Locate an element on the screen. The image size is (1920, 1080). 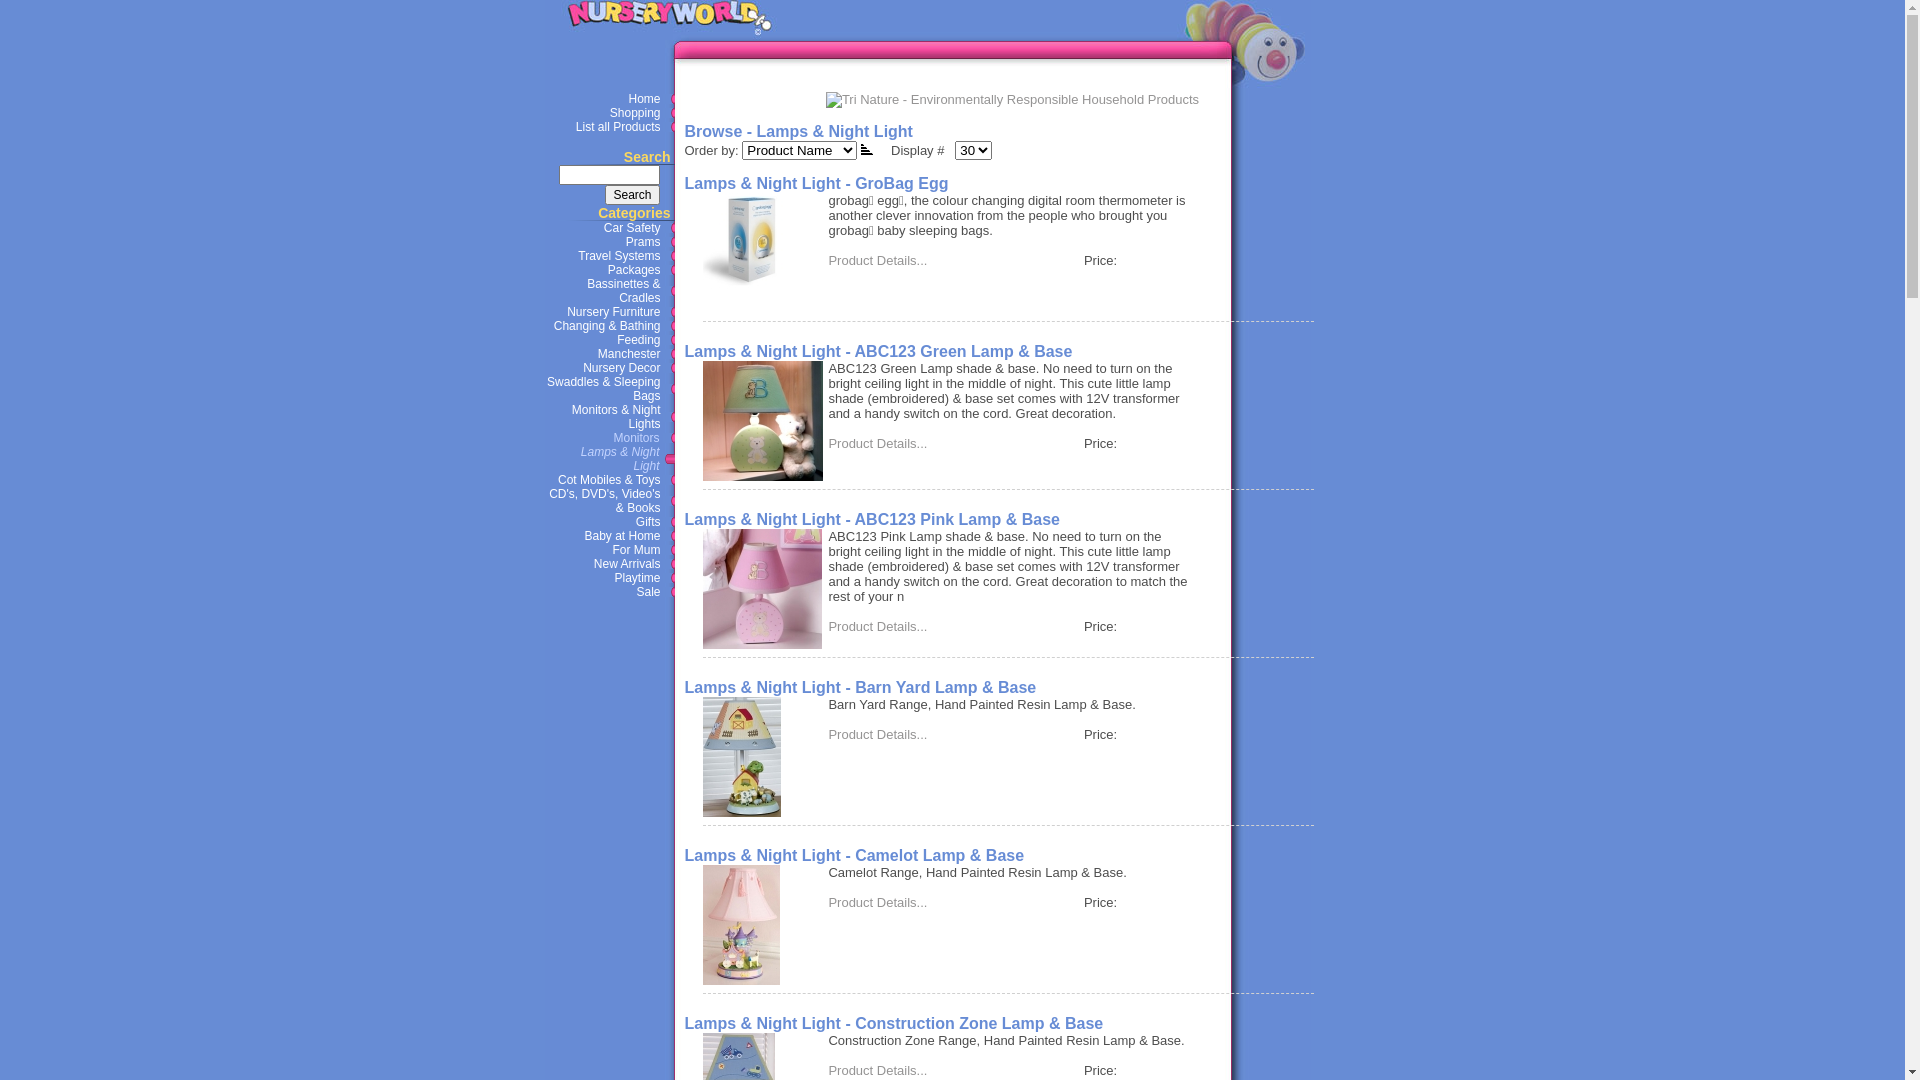
'CD's, DVD's, Video's & Books' is located at coordinates (608, 500).